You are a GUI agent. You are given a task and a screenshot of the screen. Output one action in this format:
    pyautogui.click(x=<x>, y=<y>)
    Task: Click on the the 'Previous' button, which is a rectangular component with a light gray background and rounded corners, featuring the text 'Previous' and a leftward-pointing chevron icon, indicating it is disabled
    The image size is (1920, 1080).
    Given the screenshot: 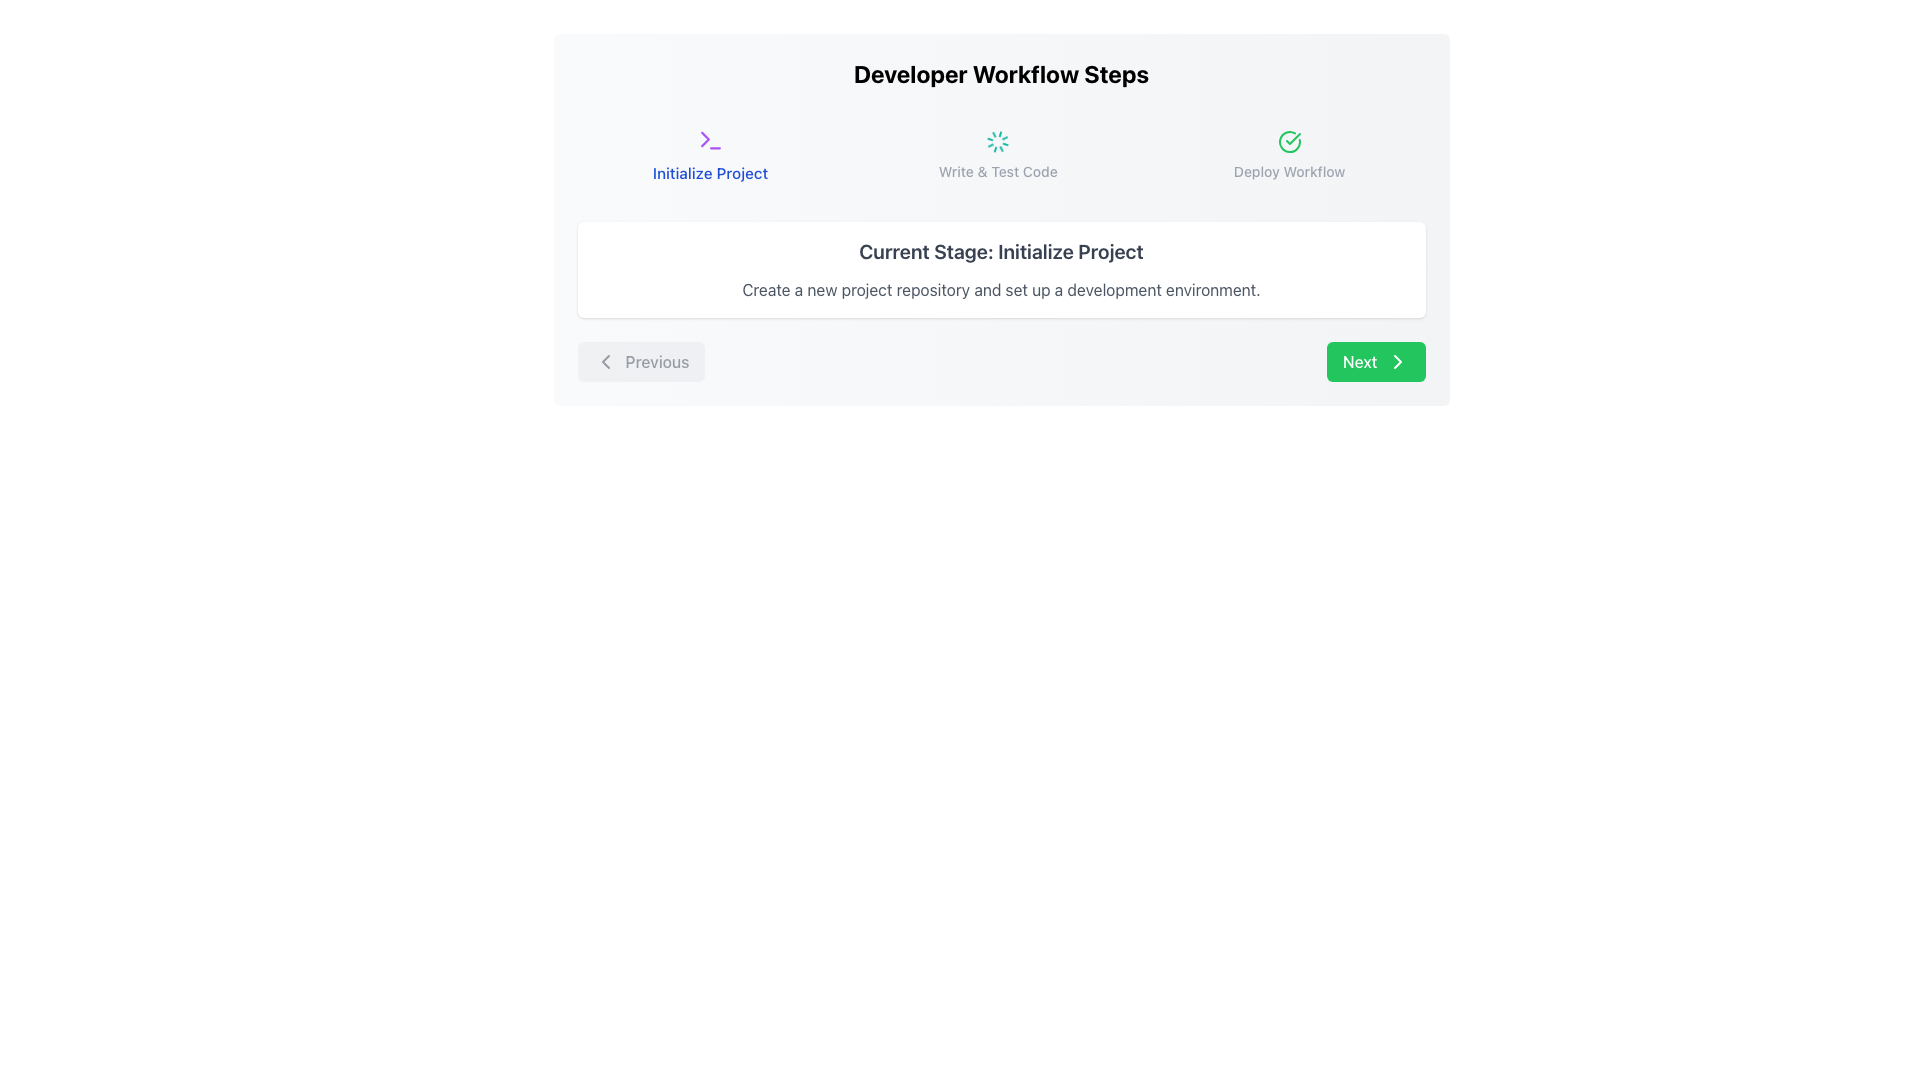 What is the action you would take?
    pyautogui.click(x=641, y=362)
    